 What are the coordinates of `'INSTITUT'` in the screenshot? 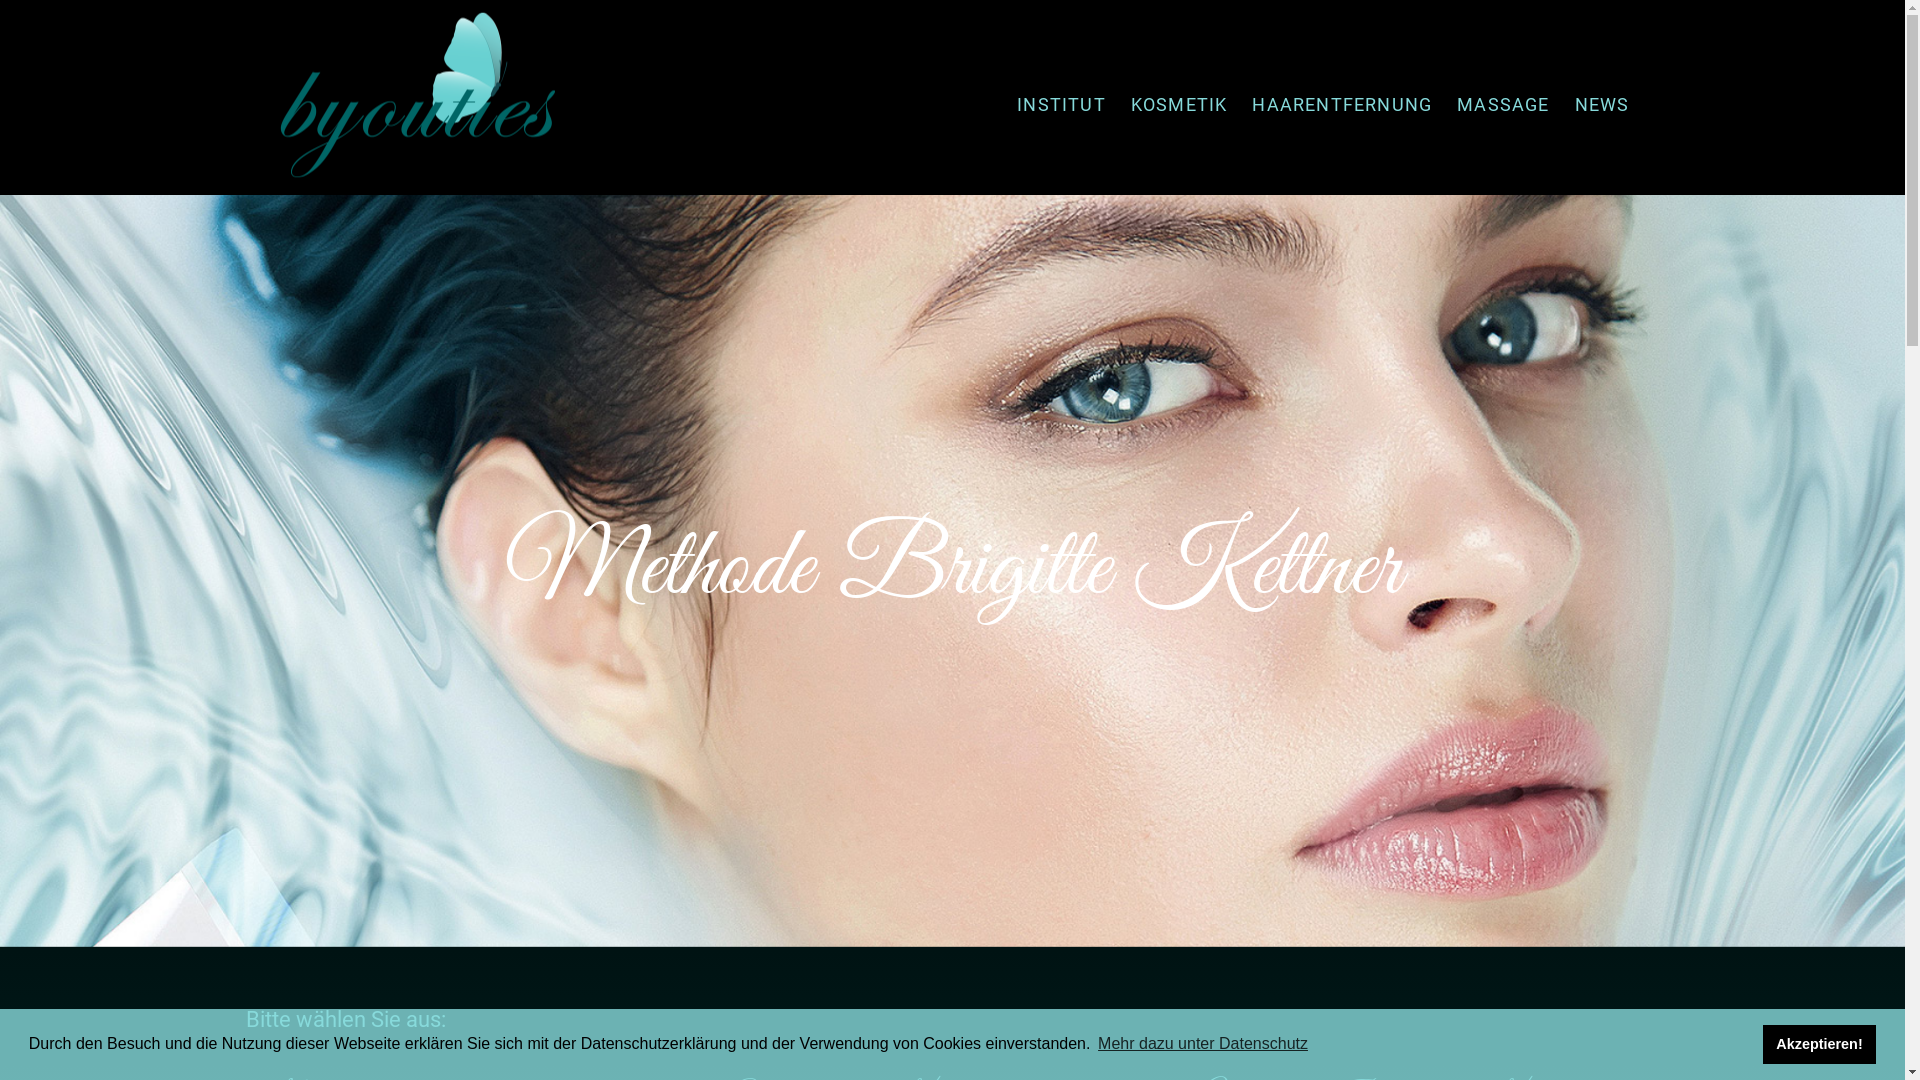 It's located at (1060, 104).